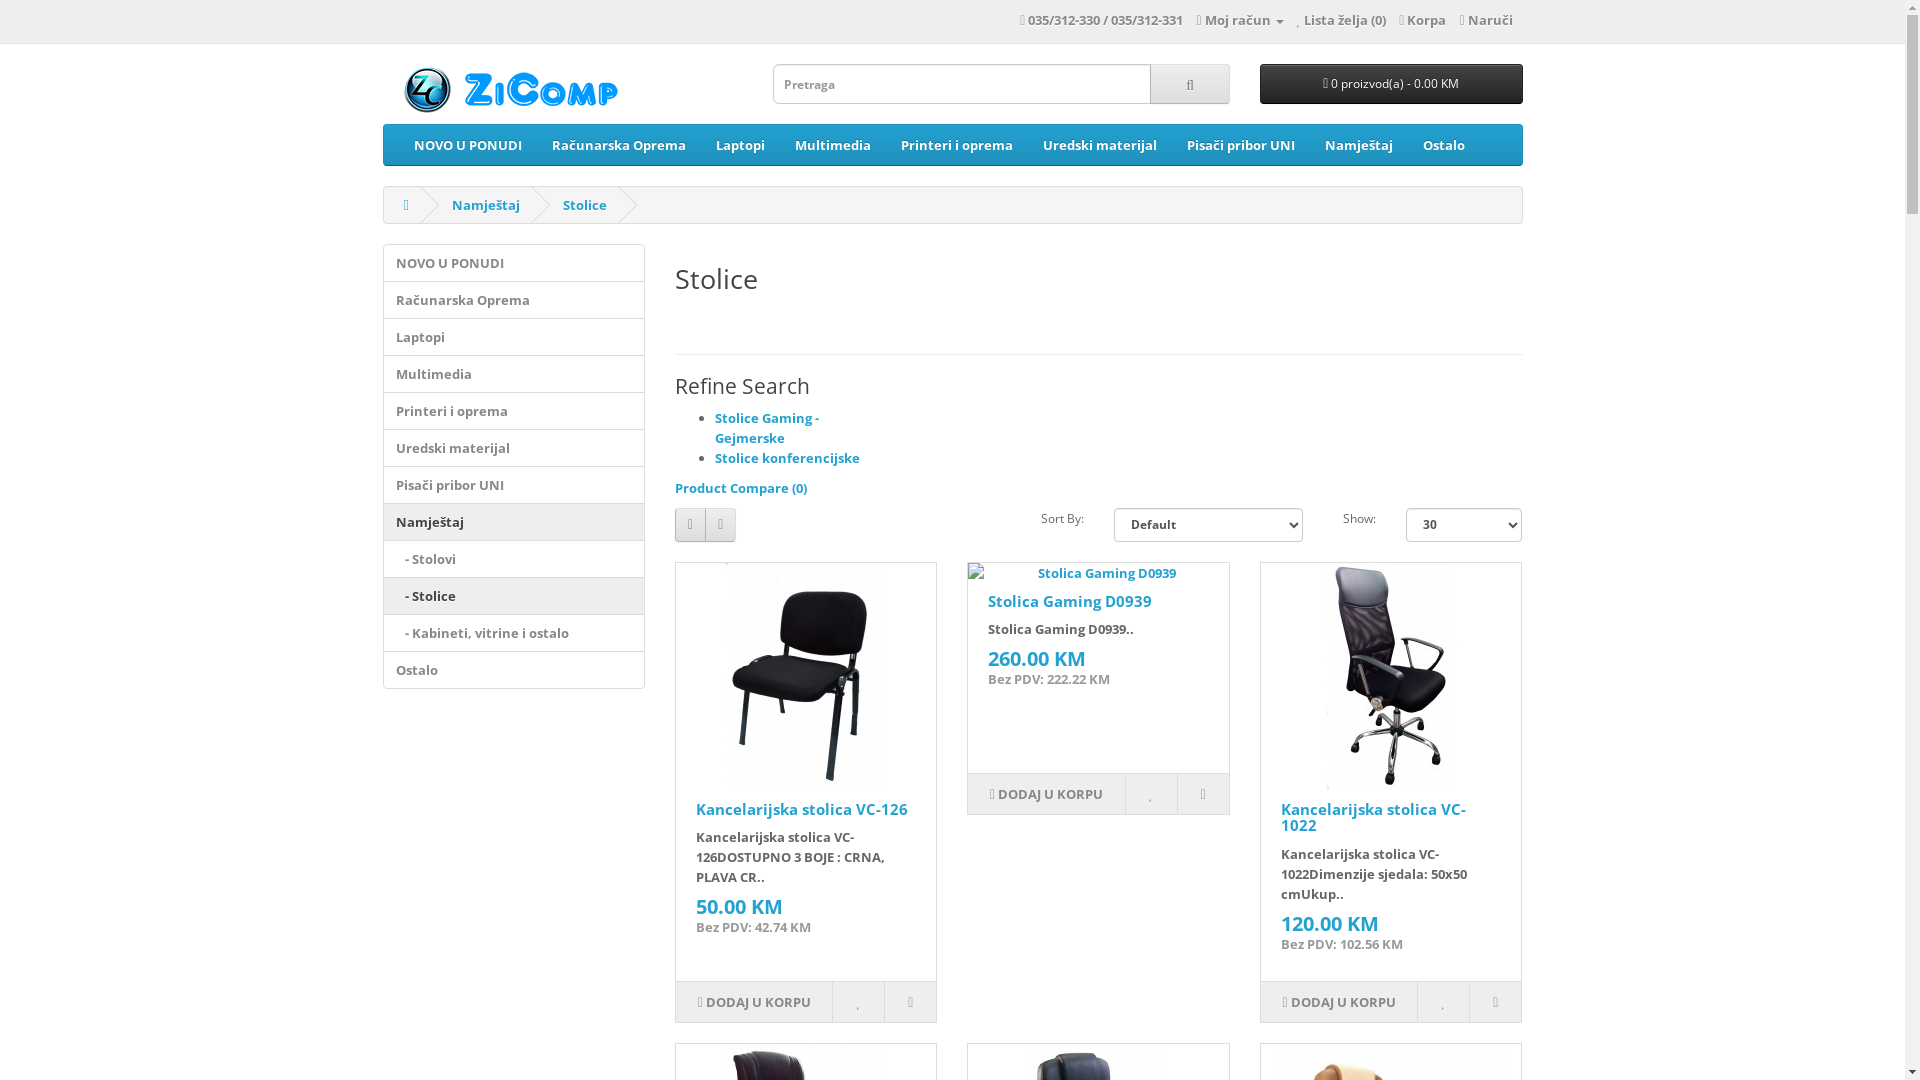  What do you see at coordinates (739, 488) in the screenshot?
I see `'Product Compare (0)'` at bounding box center [739, 488].